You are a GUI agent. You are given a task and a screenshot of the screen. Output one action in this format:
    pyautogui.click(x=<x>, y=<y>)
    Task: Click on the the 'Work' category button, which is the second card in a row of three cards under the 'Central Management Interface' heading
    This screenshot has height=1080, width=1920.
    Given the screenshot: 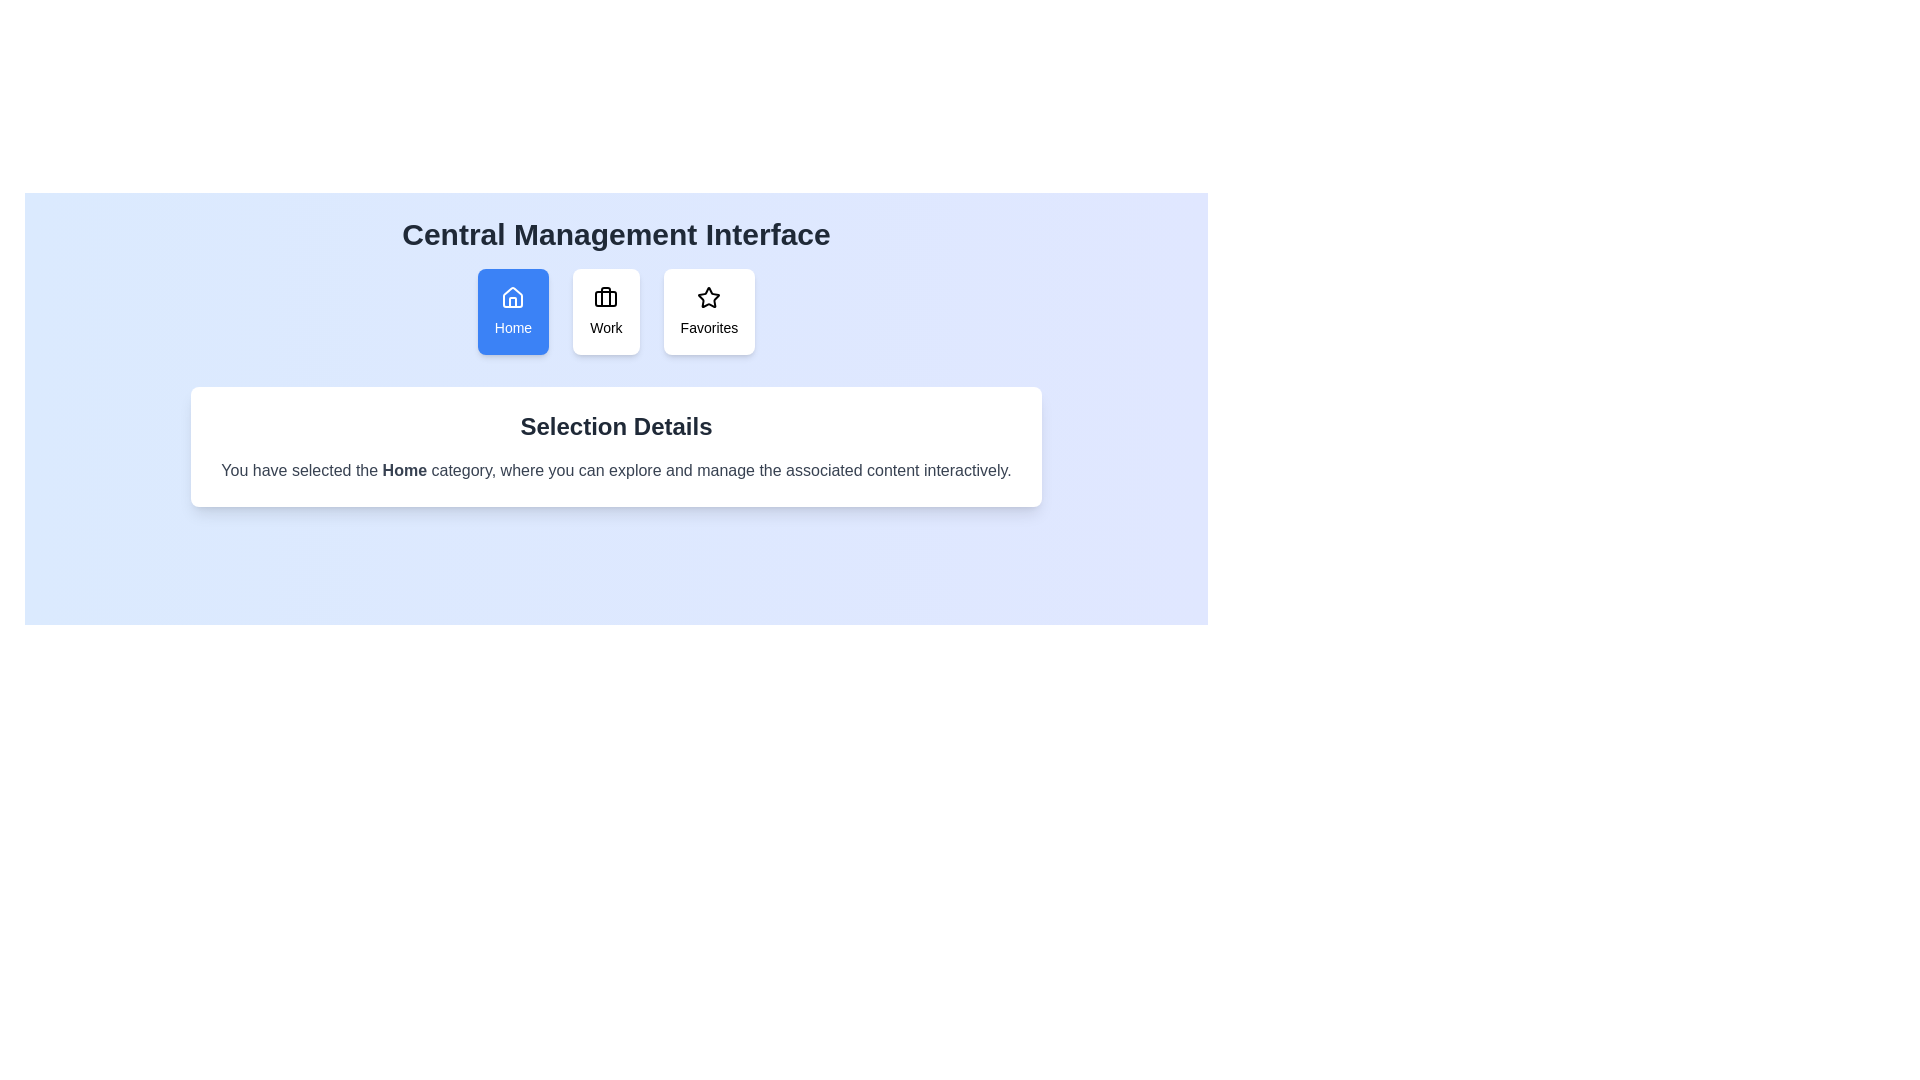 What is the action you would take?
    pyautogui.click(x=605, y=312)
    